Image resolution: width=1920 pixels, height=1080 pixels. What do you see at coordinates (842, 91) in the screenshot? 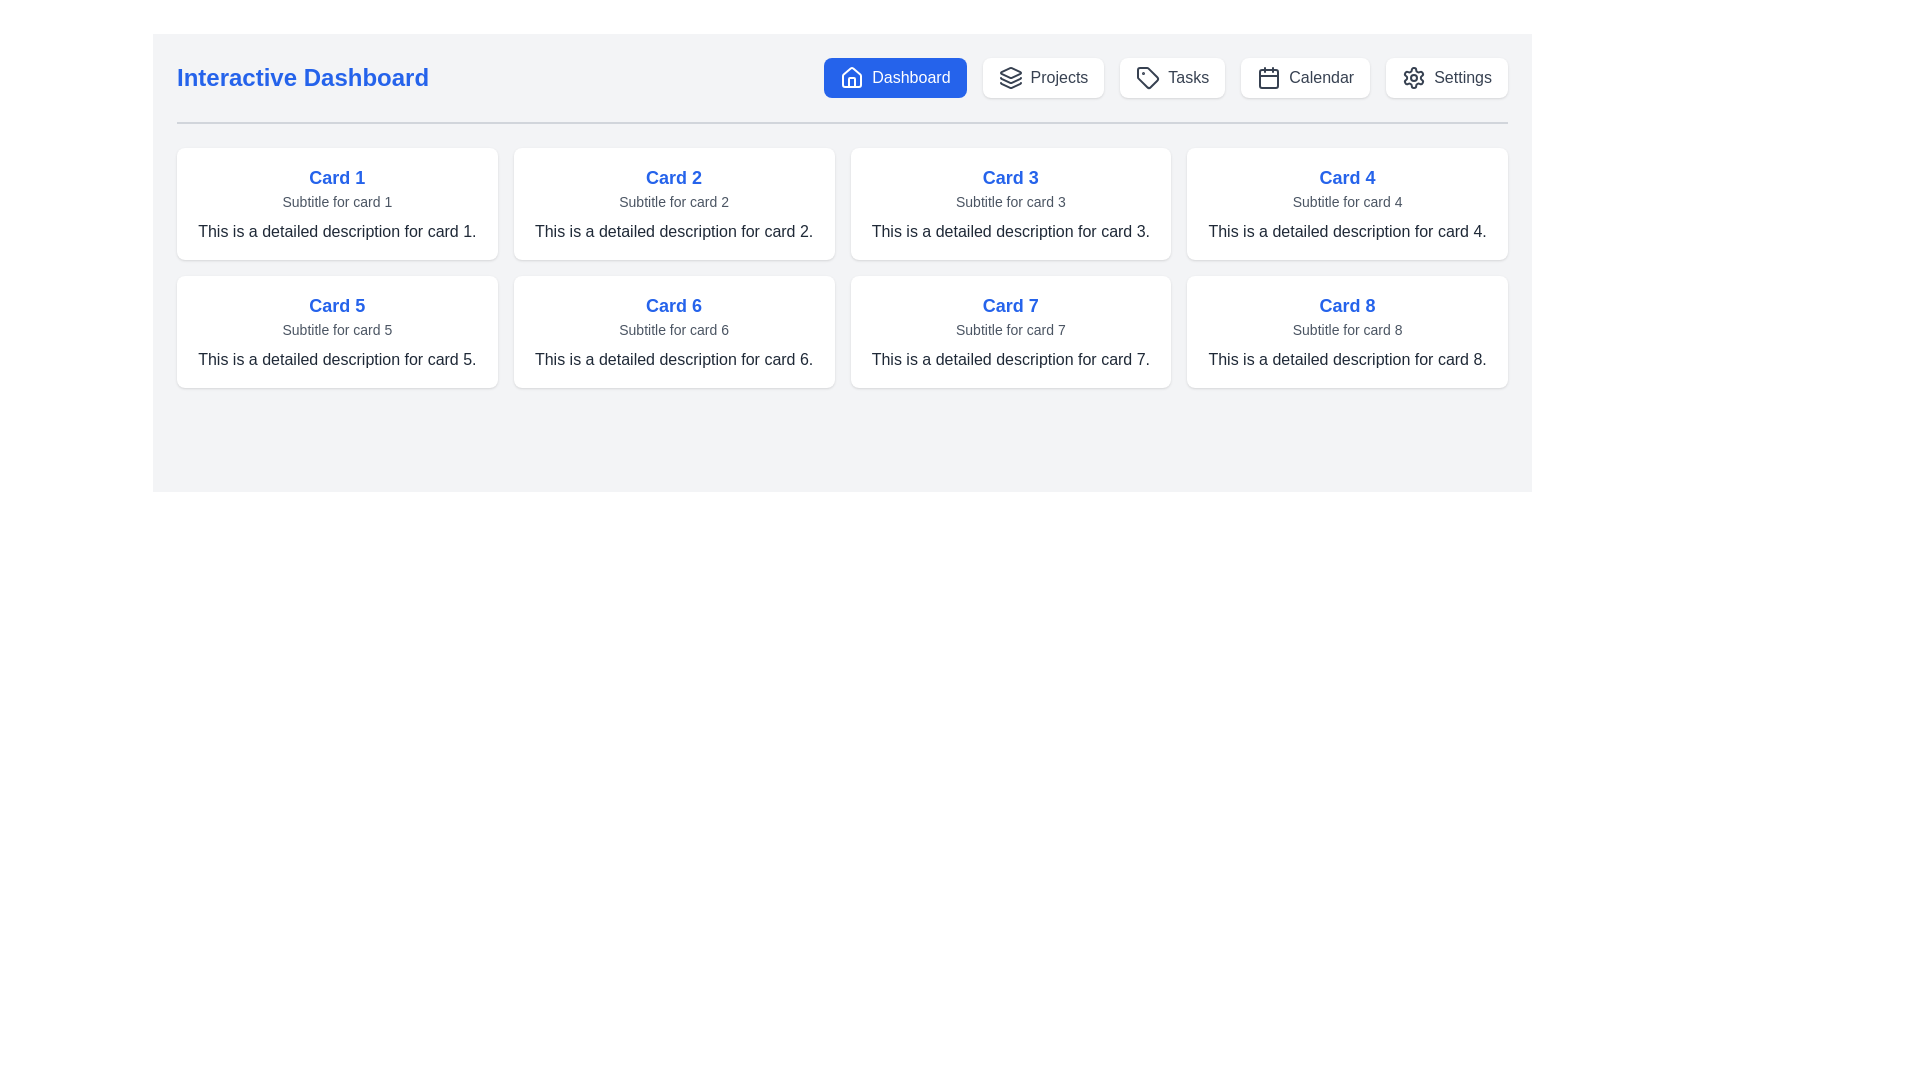
I see `a menu option in the Navigation Bar titled 'Interactive Dashboard'` at bounding box center [842, 91].